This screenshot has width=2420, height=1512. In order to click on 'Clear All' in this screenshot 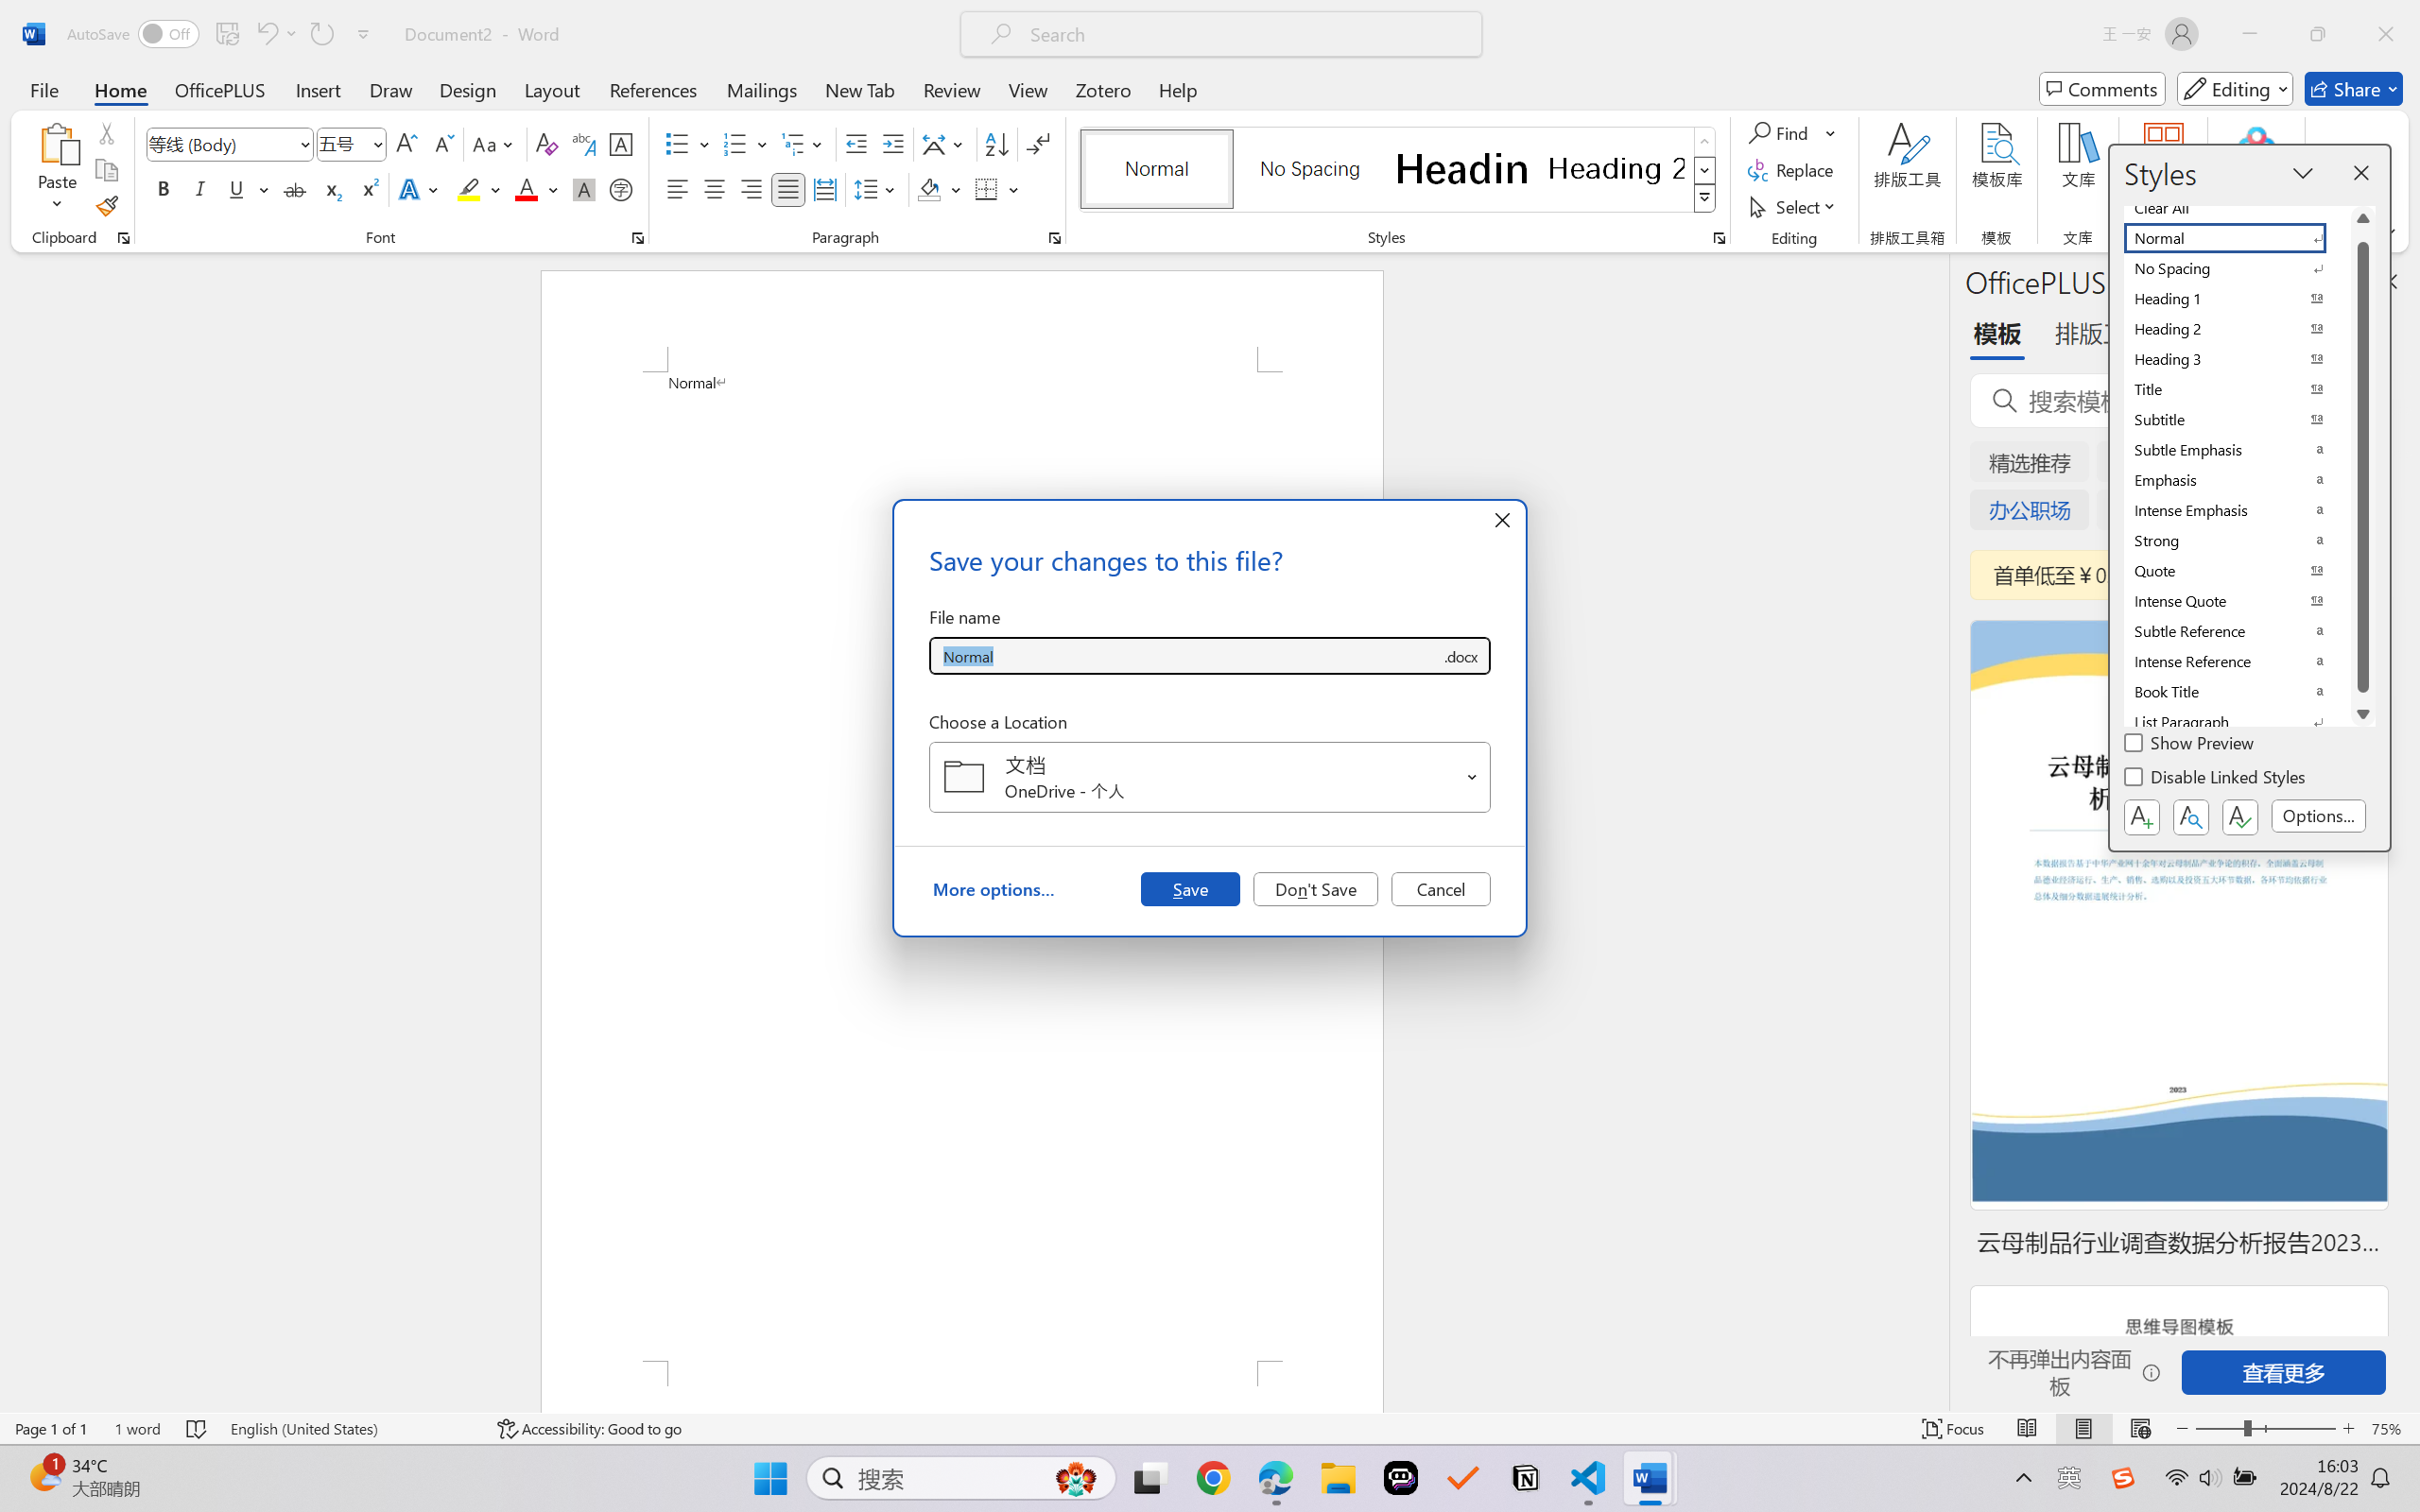, I will do `click(2237, 207)`.